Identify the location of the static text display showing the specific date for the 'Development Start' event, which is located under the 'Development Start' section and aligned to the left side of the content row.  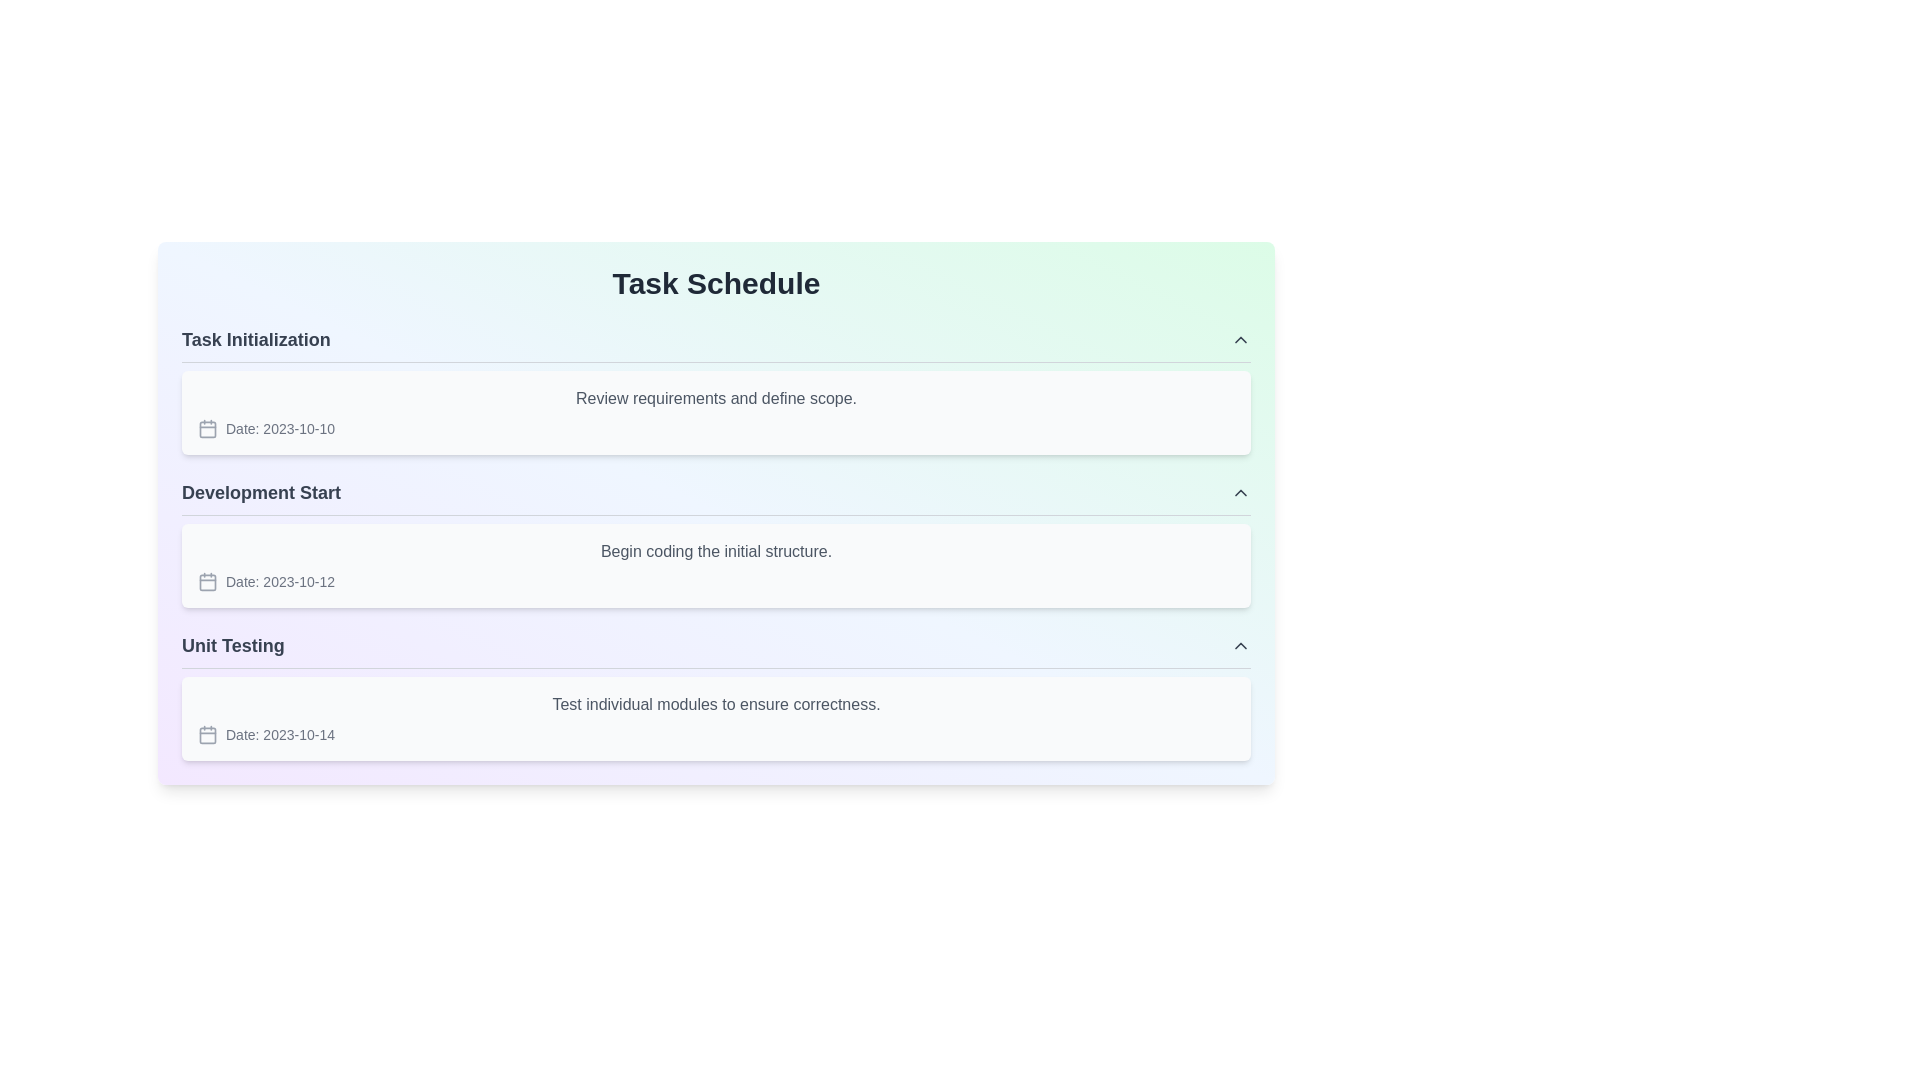
(279, 582).